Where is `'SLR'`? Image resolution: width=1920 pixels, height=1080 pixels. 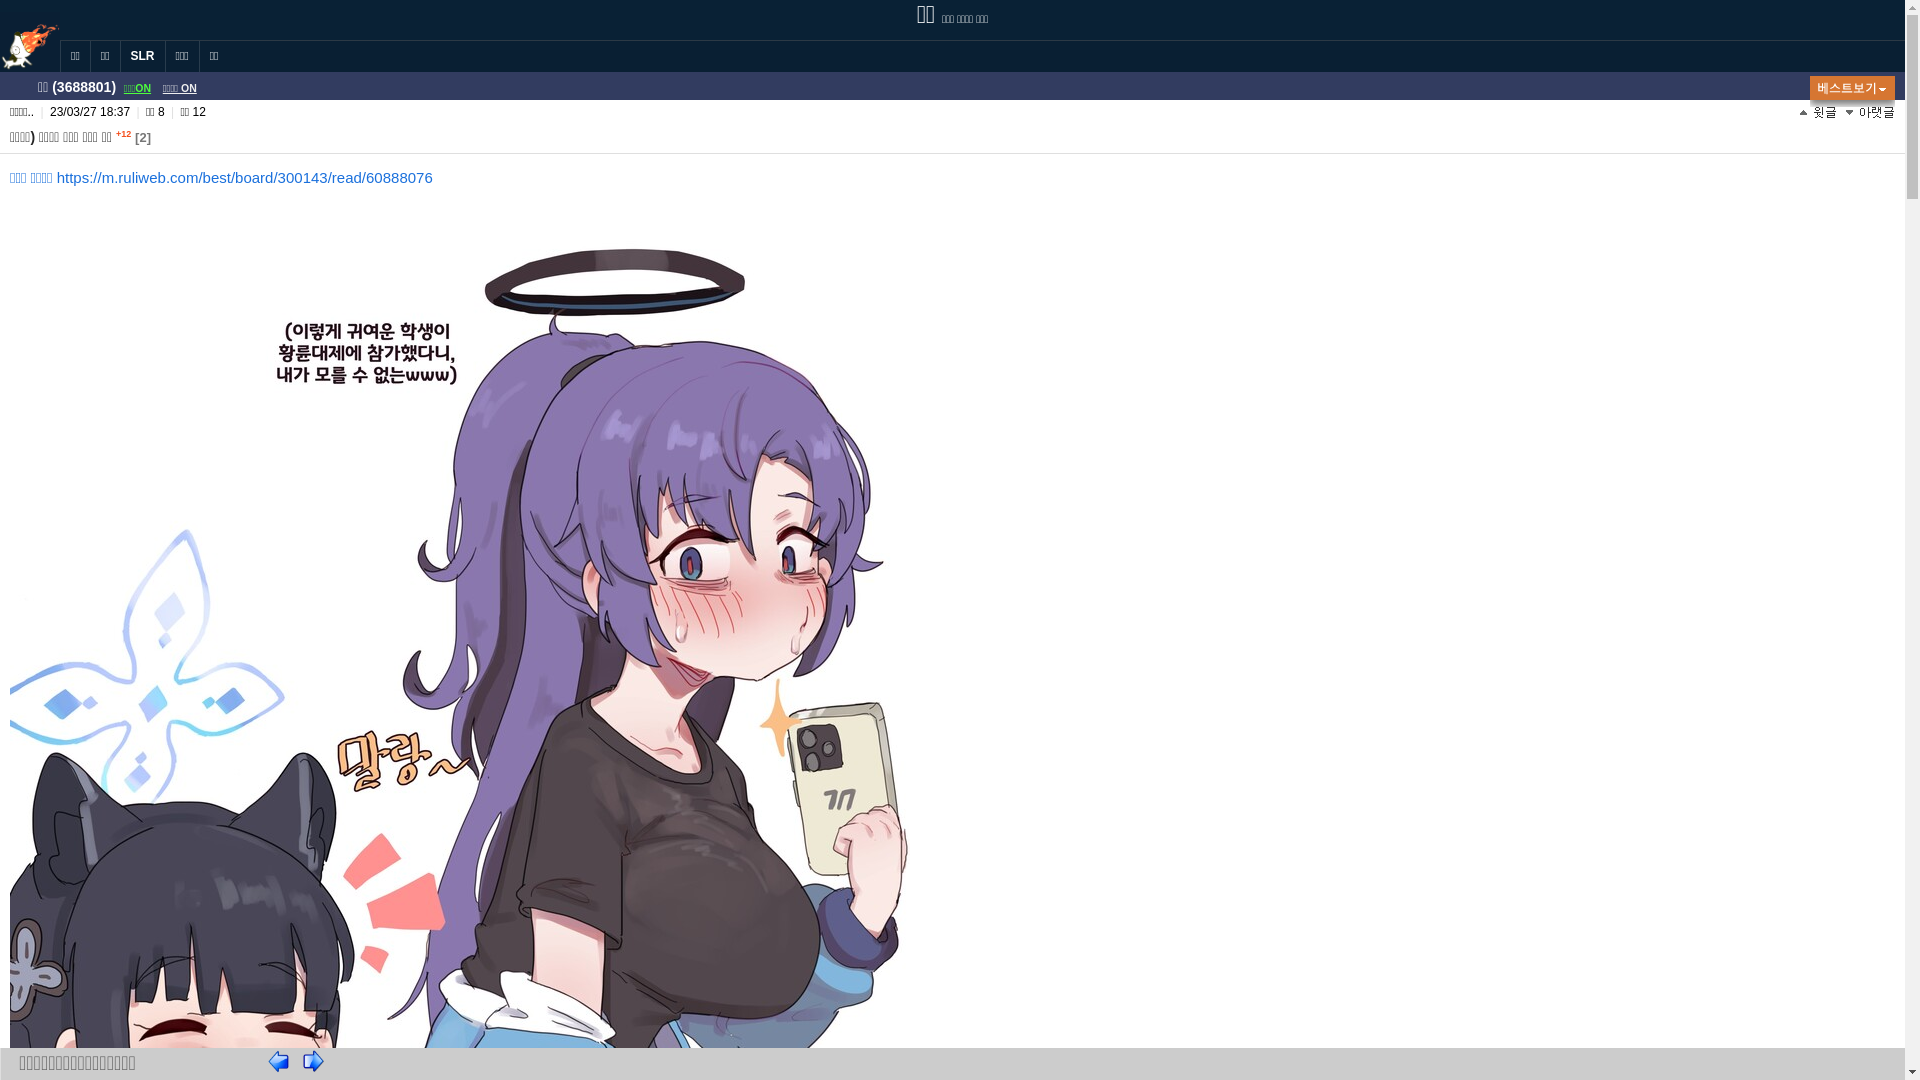 'SLR' is located at coordinates (119, 55).